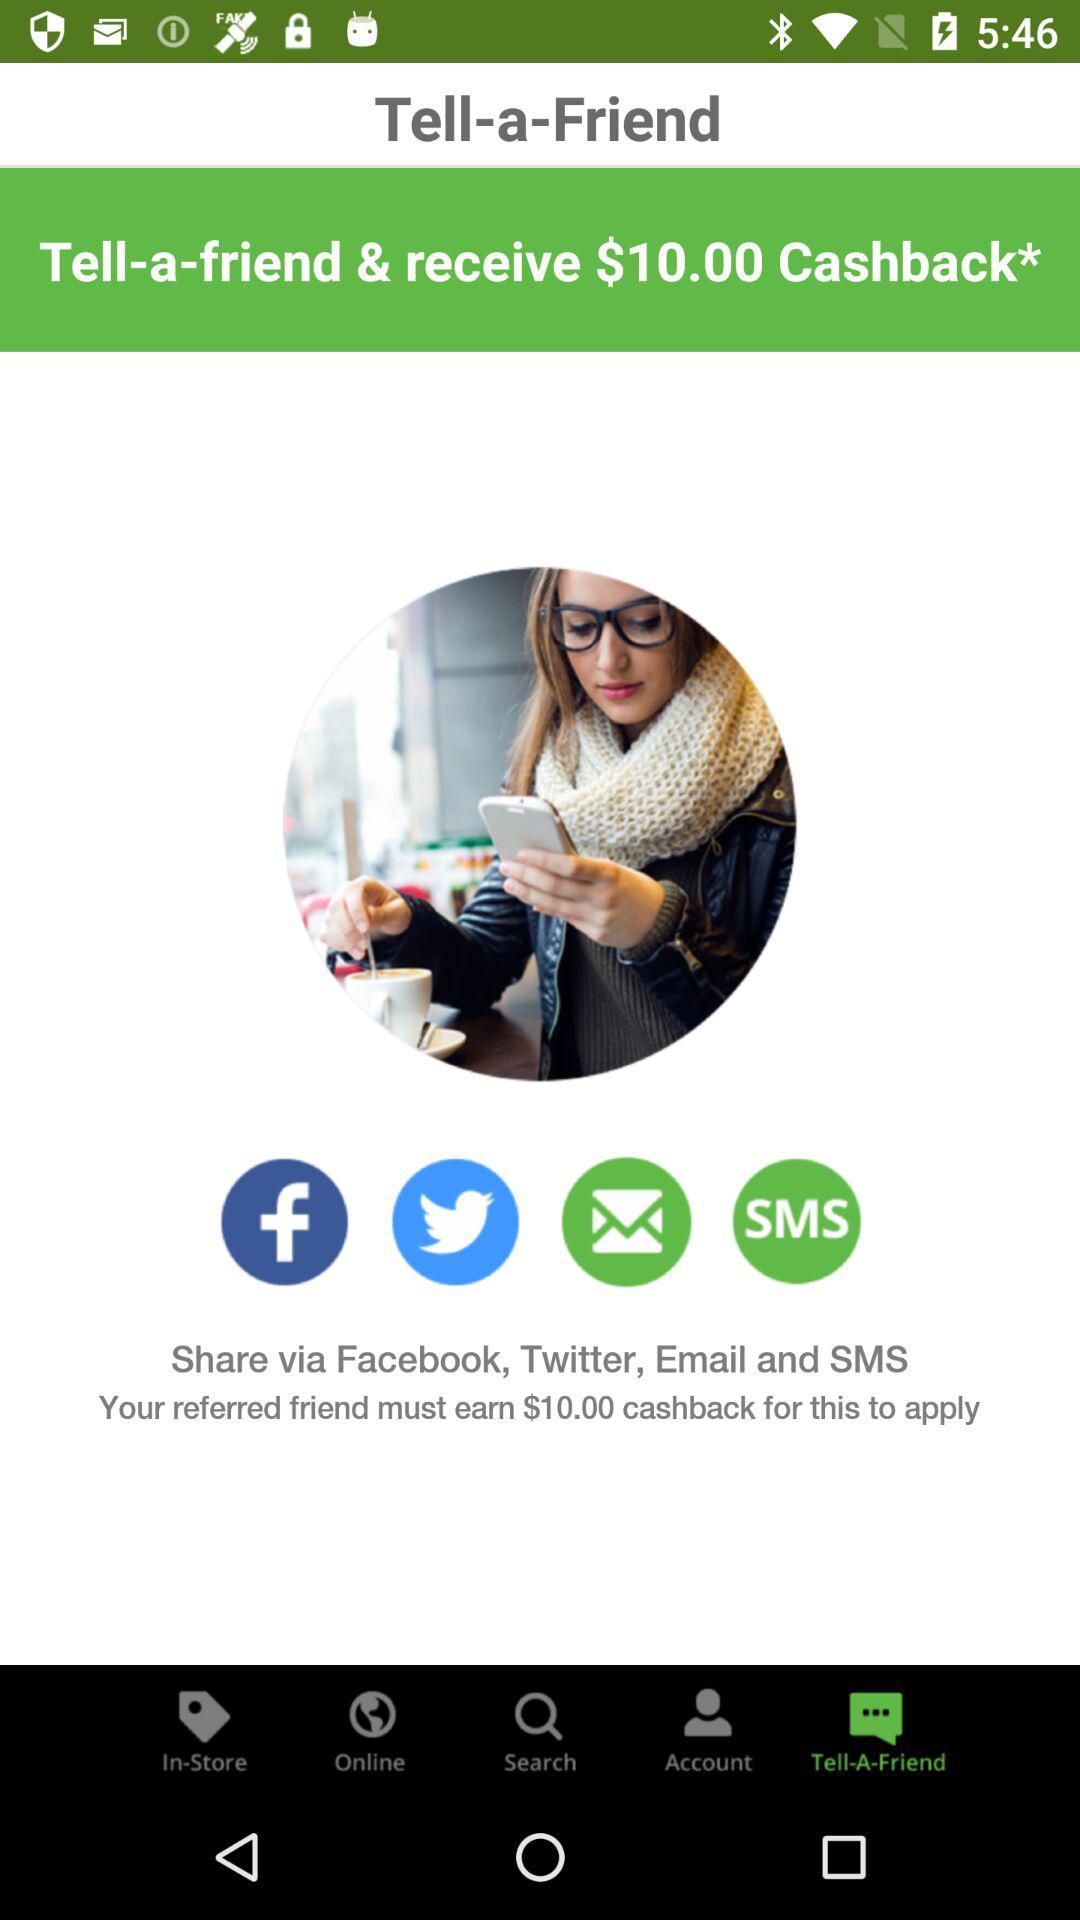 The width and height of the screenshot is (1080, 1920). I want to click on the avatar icon, so click(707, 1728).